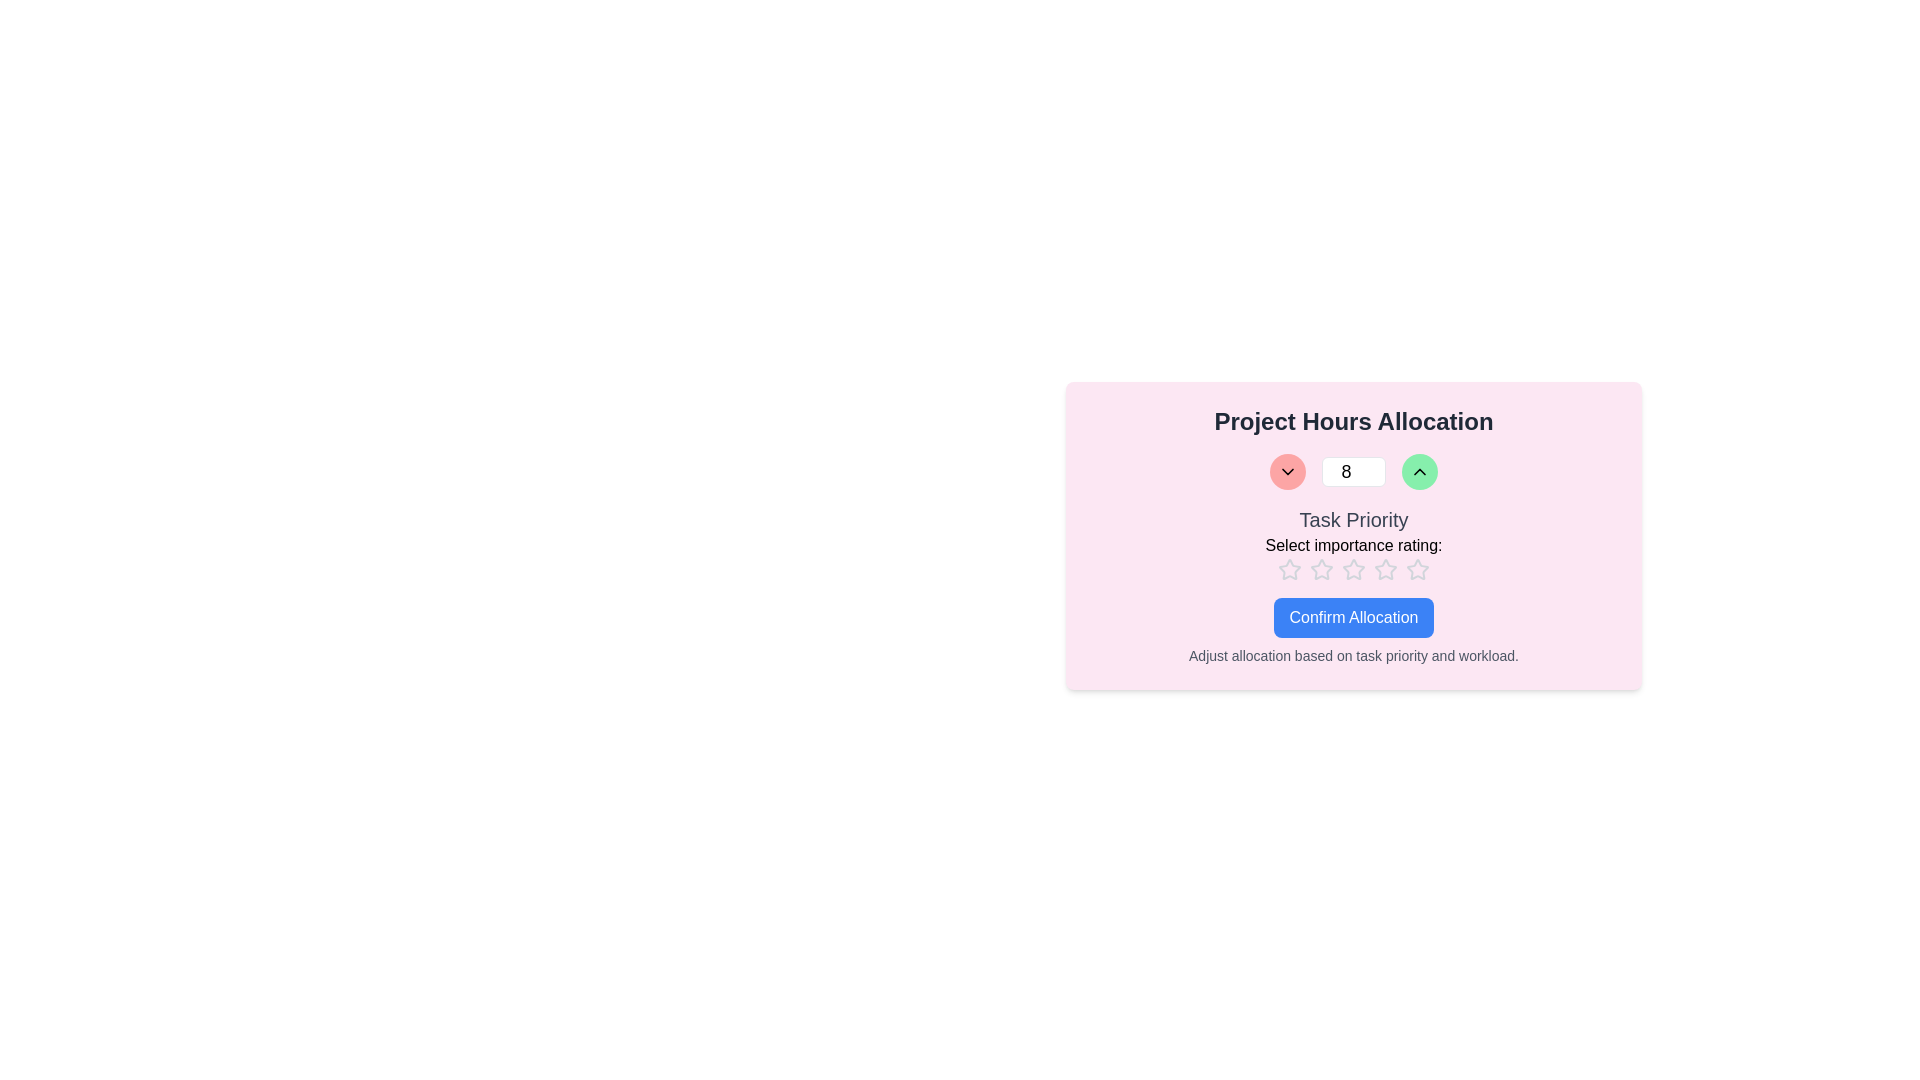 Image resolution: width=1920 pixels, height=1080 pixels. What do you see at coordinates (1353, 570) in the screenshot?
I see `the third star in the rating scale located beneath 'Select importance rating:' in the 'Task Priority' section` at bounding box center [1353, 570].